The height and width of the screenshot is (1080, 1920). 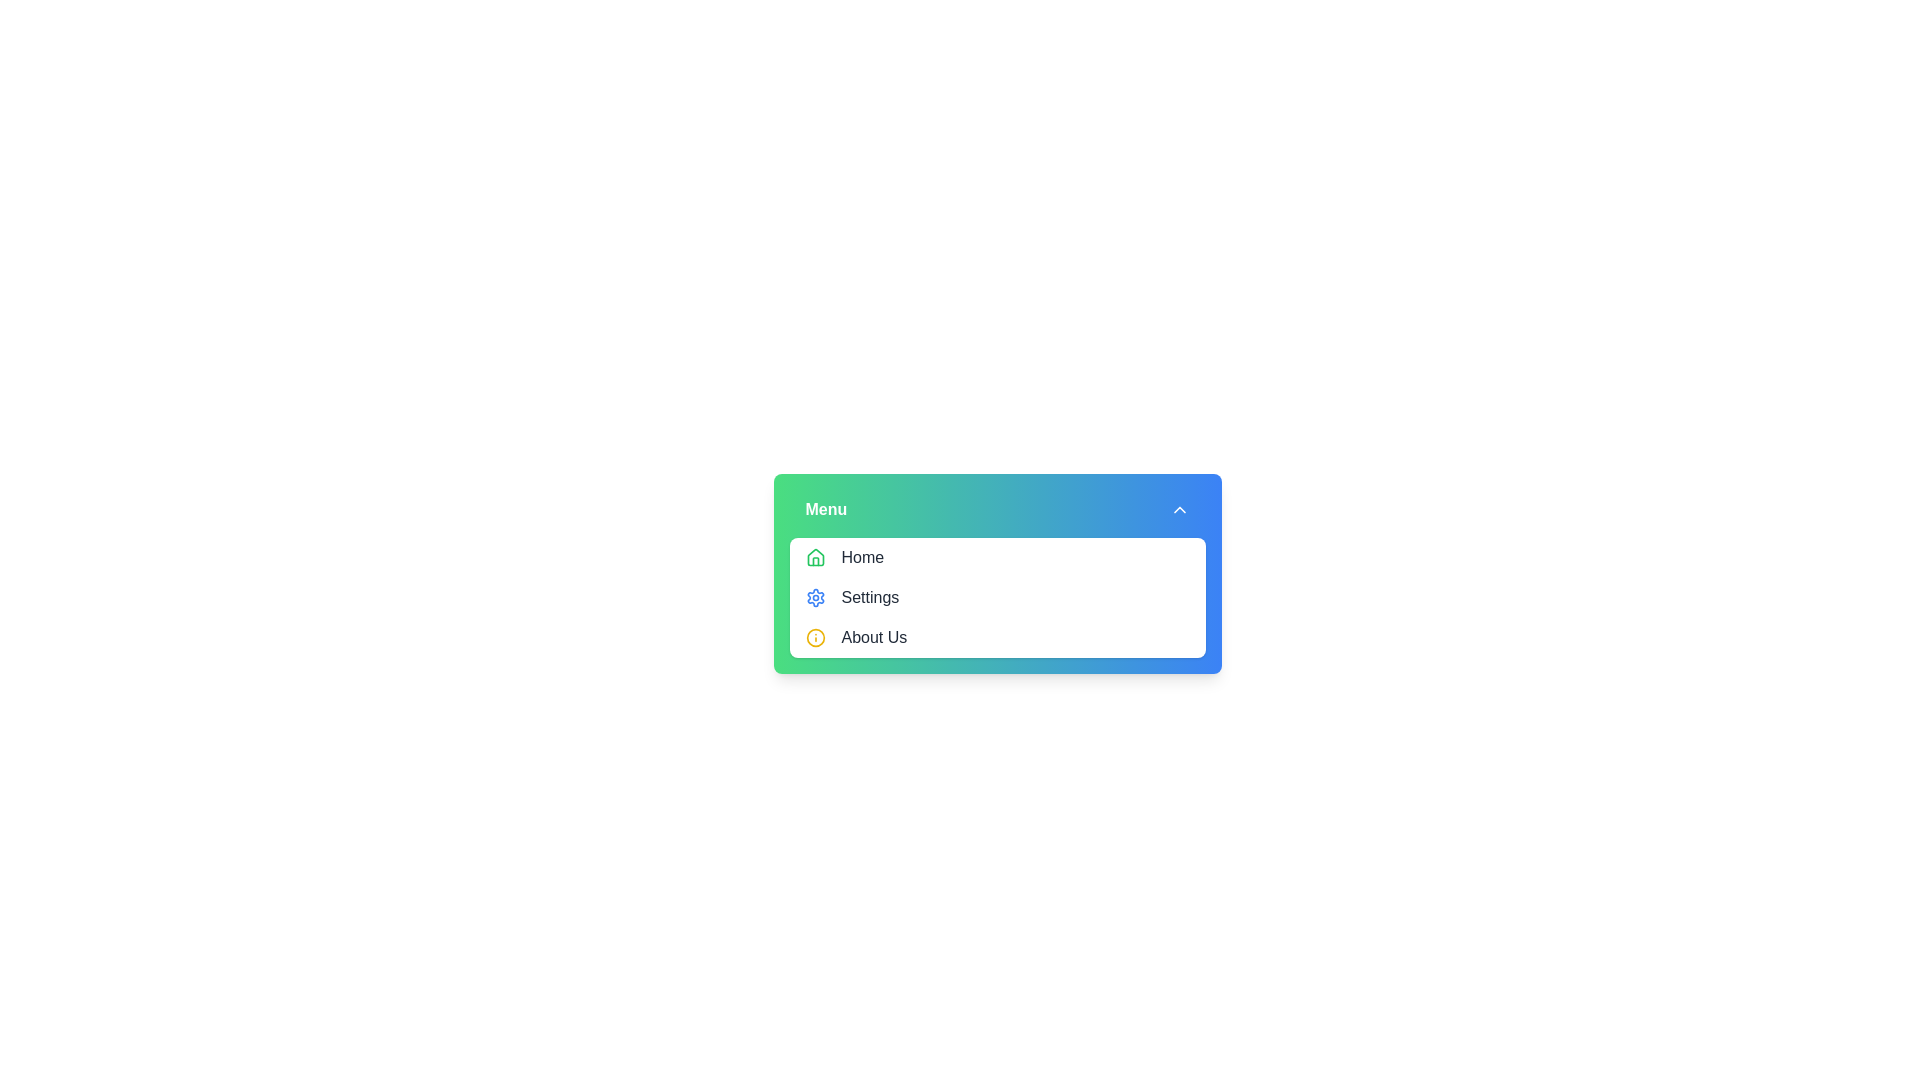 What do you see at coordinates (874, 637) in the screenshot?
I see `the 'About Us' menu item in the dropdown menu` at bounding box center [874, 637].